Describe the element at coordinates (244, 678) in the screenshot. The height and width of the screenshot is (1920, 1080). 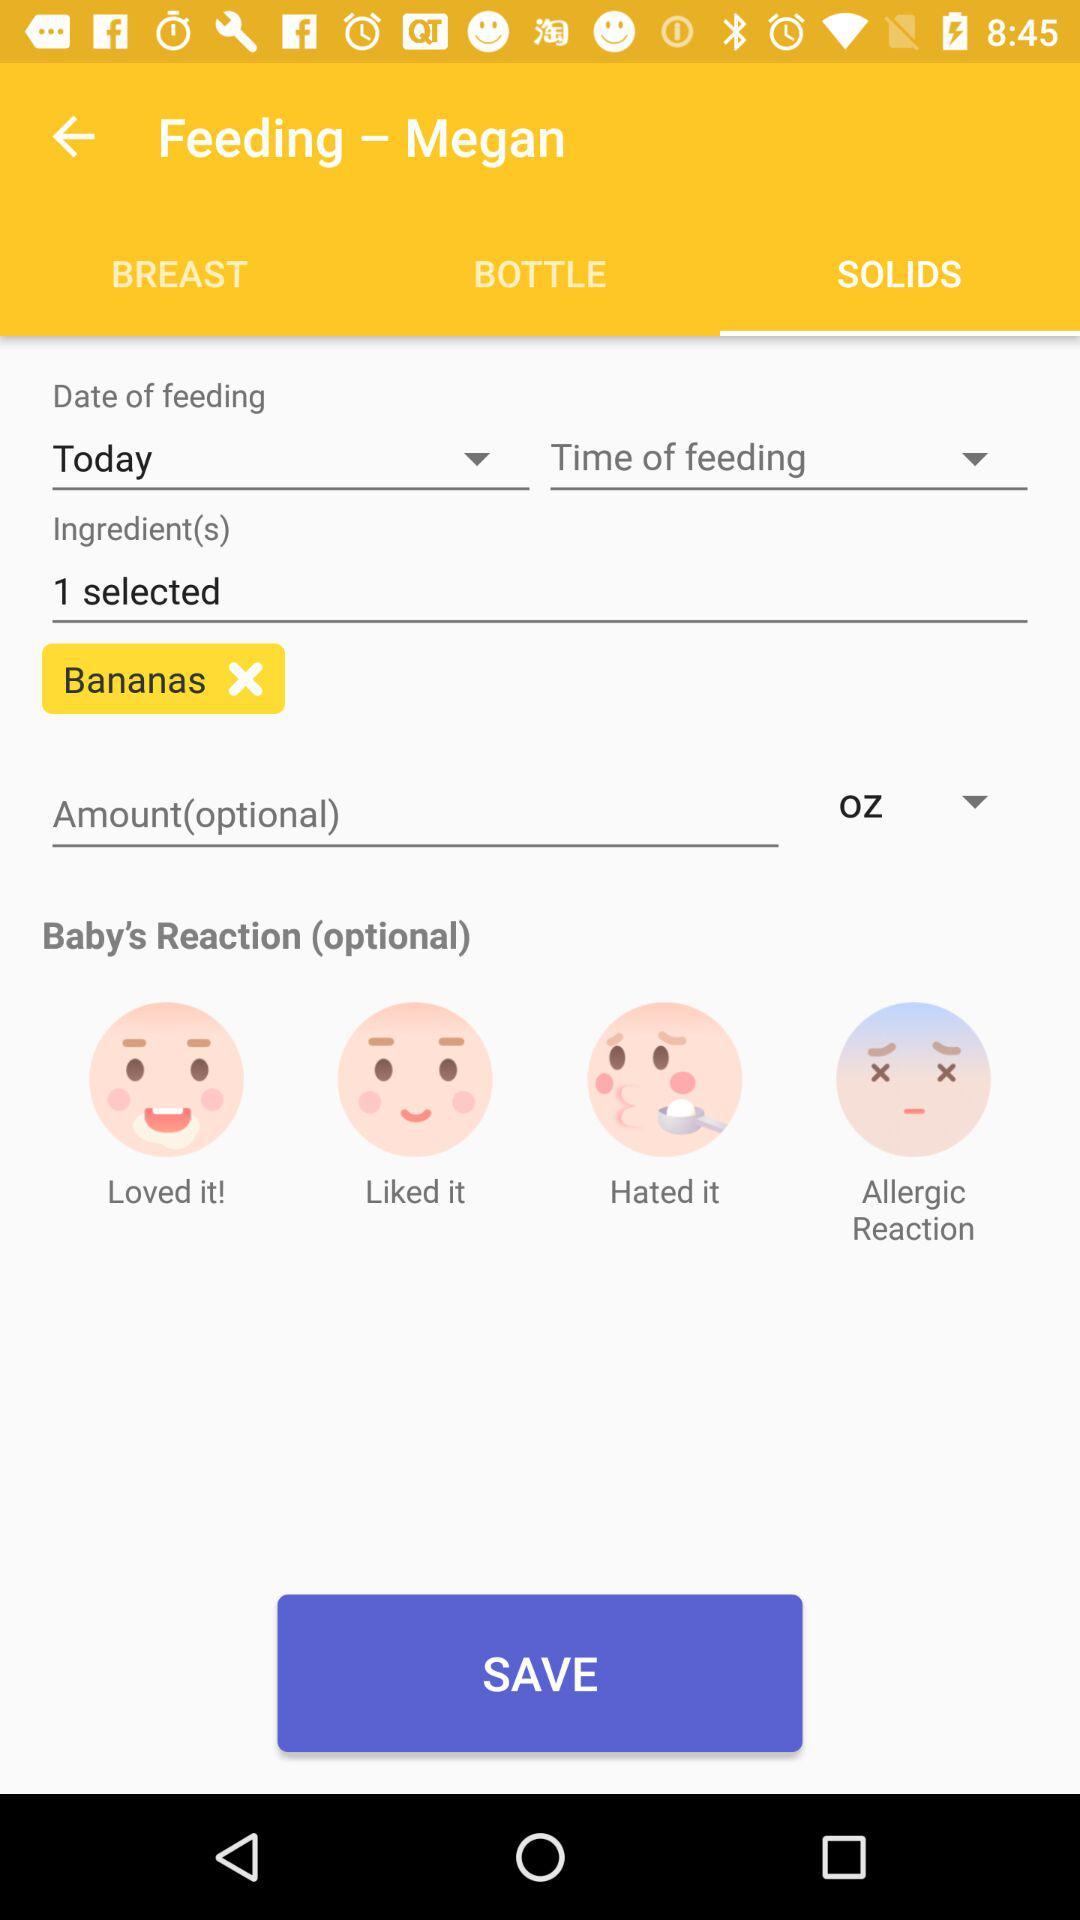
I see `bananas` at that location.